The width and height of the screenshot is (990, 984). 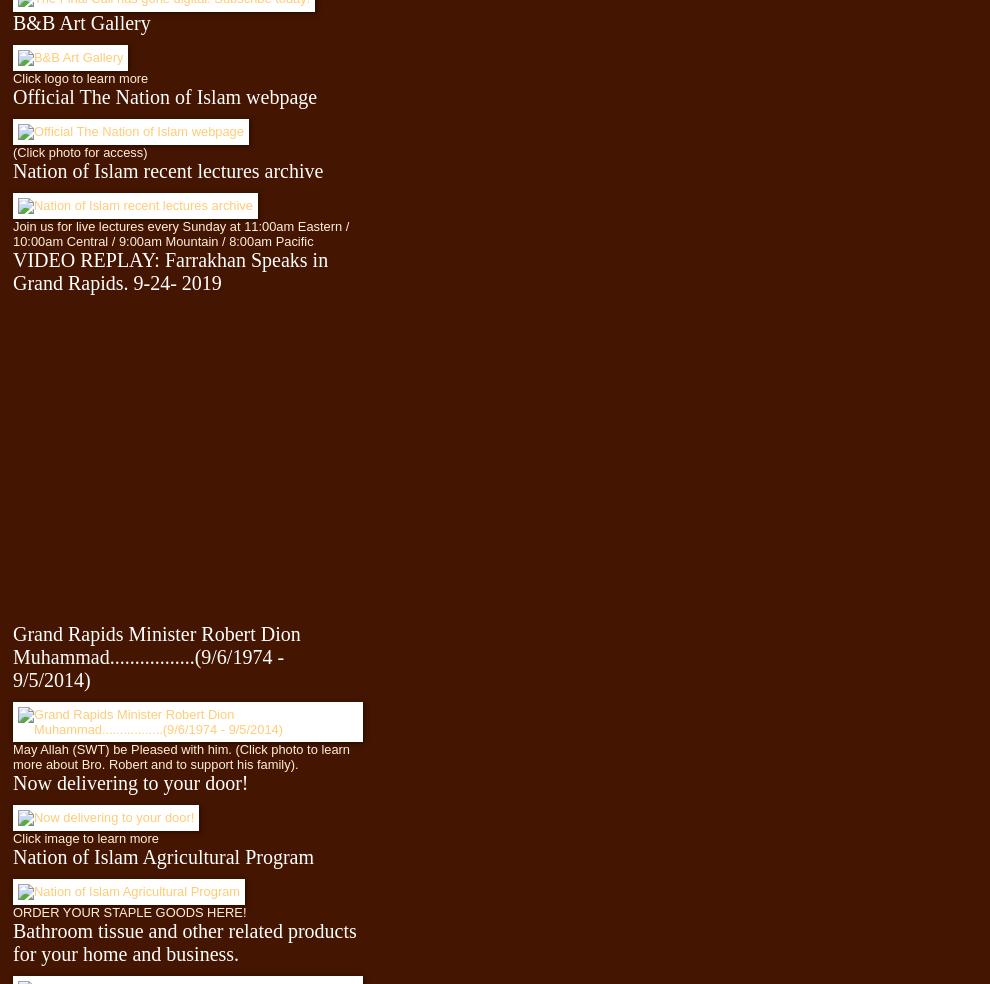 What do you see at coordinates (163, 854) in the screenshot?
I see `'Nation of Islam Agricultural Program'` at bounding box center [163, 854].